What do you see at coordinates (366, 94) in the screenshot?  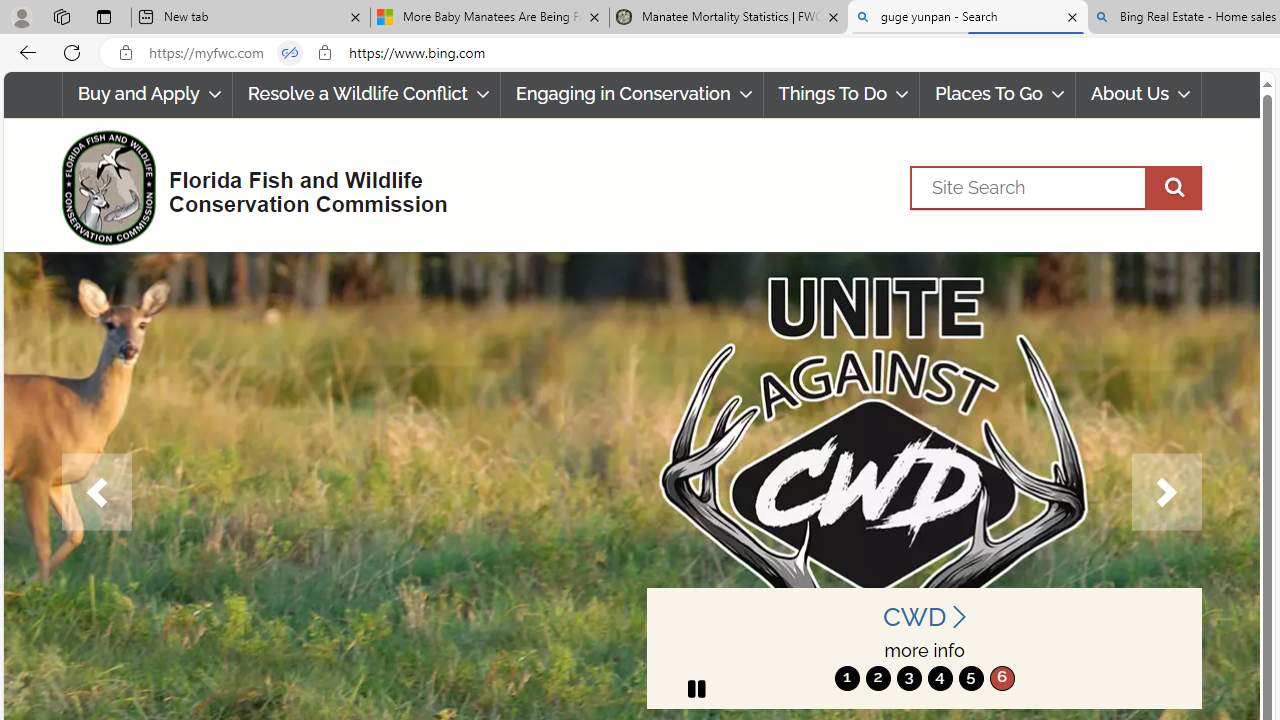 I see `'Resolve a Wildlife Conflict'` at bounding box center [366, 94].